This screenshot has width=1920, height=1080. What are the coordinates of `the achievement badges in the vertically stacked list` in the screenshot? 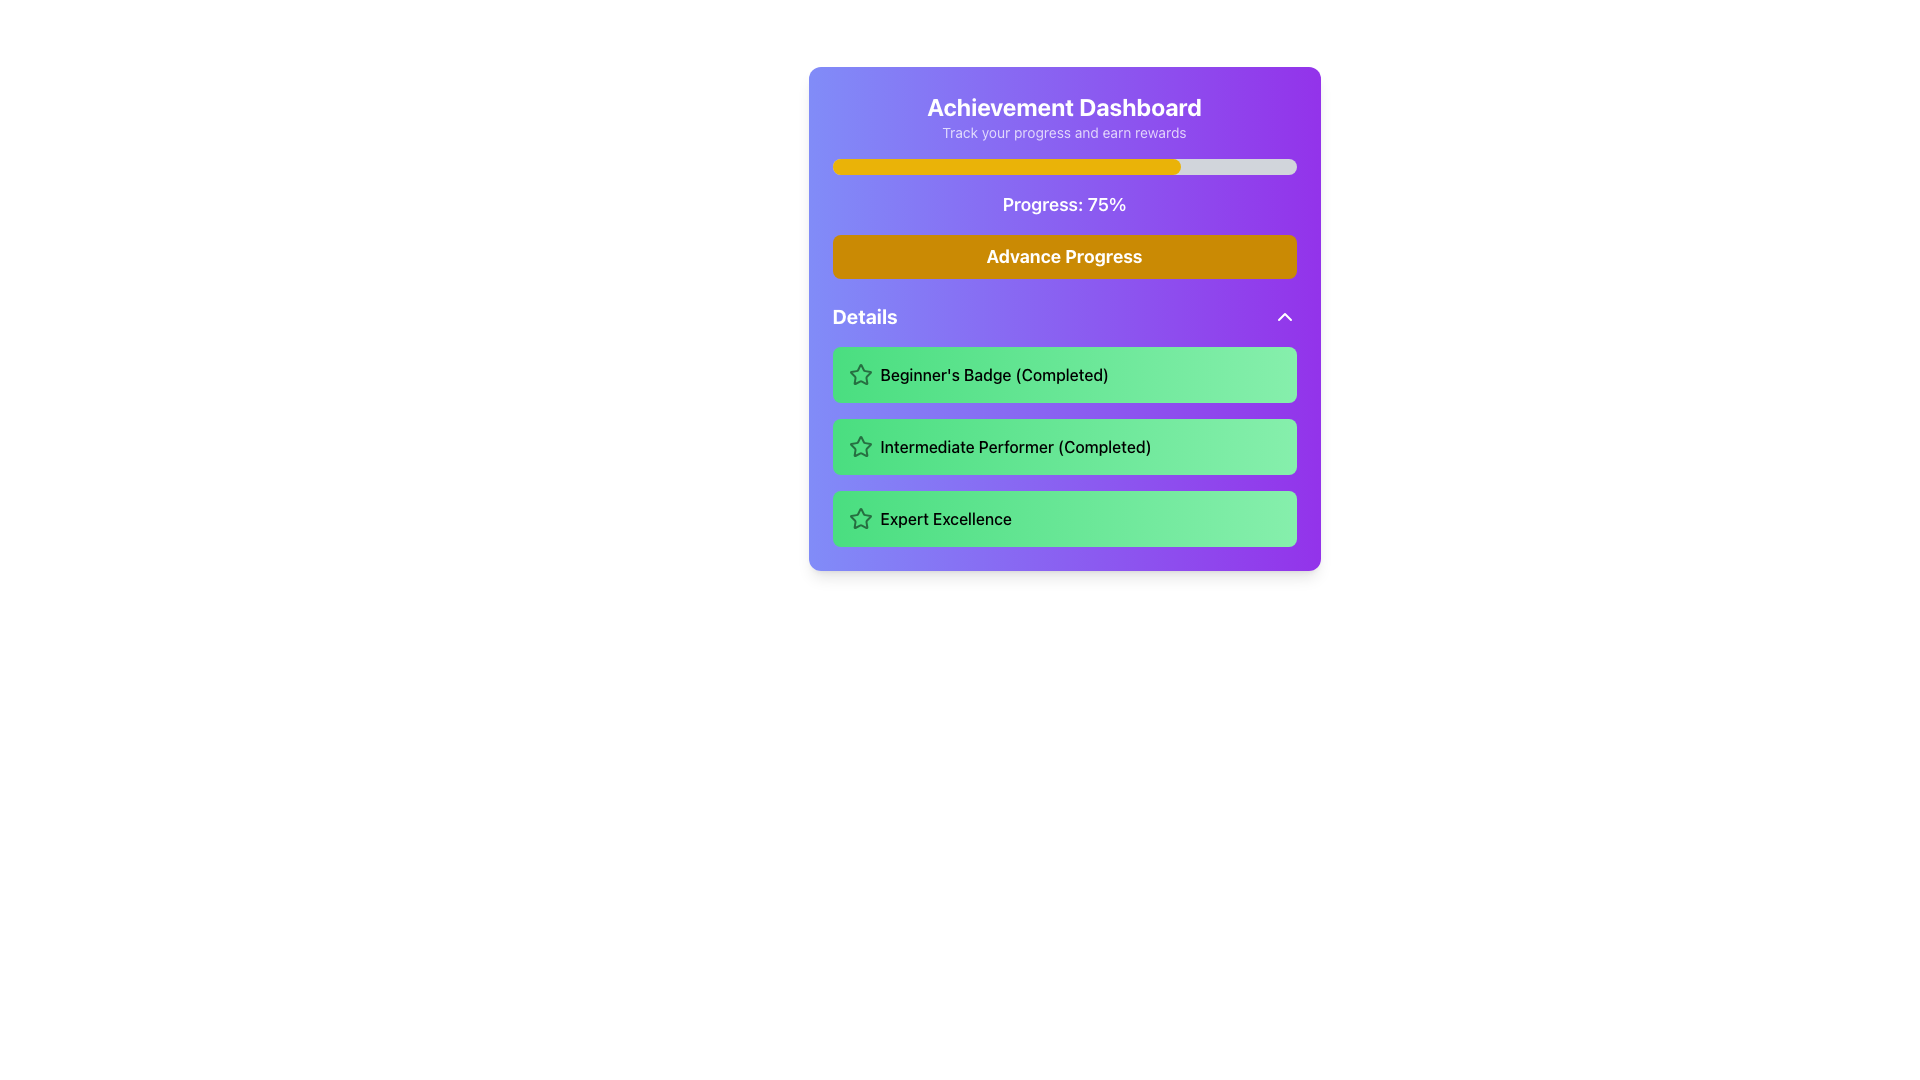 It's located at (1063, 446).